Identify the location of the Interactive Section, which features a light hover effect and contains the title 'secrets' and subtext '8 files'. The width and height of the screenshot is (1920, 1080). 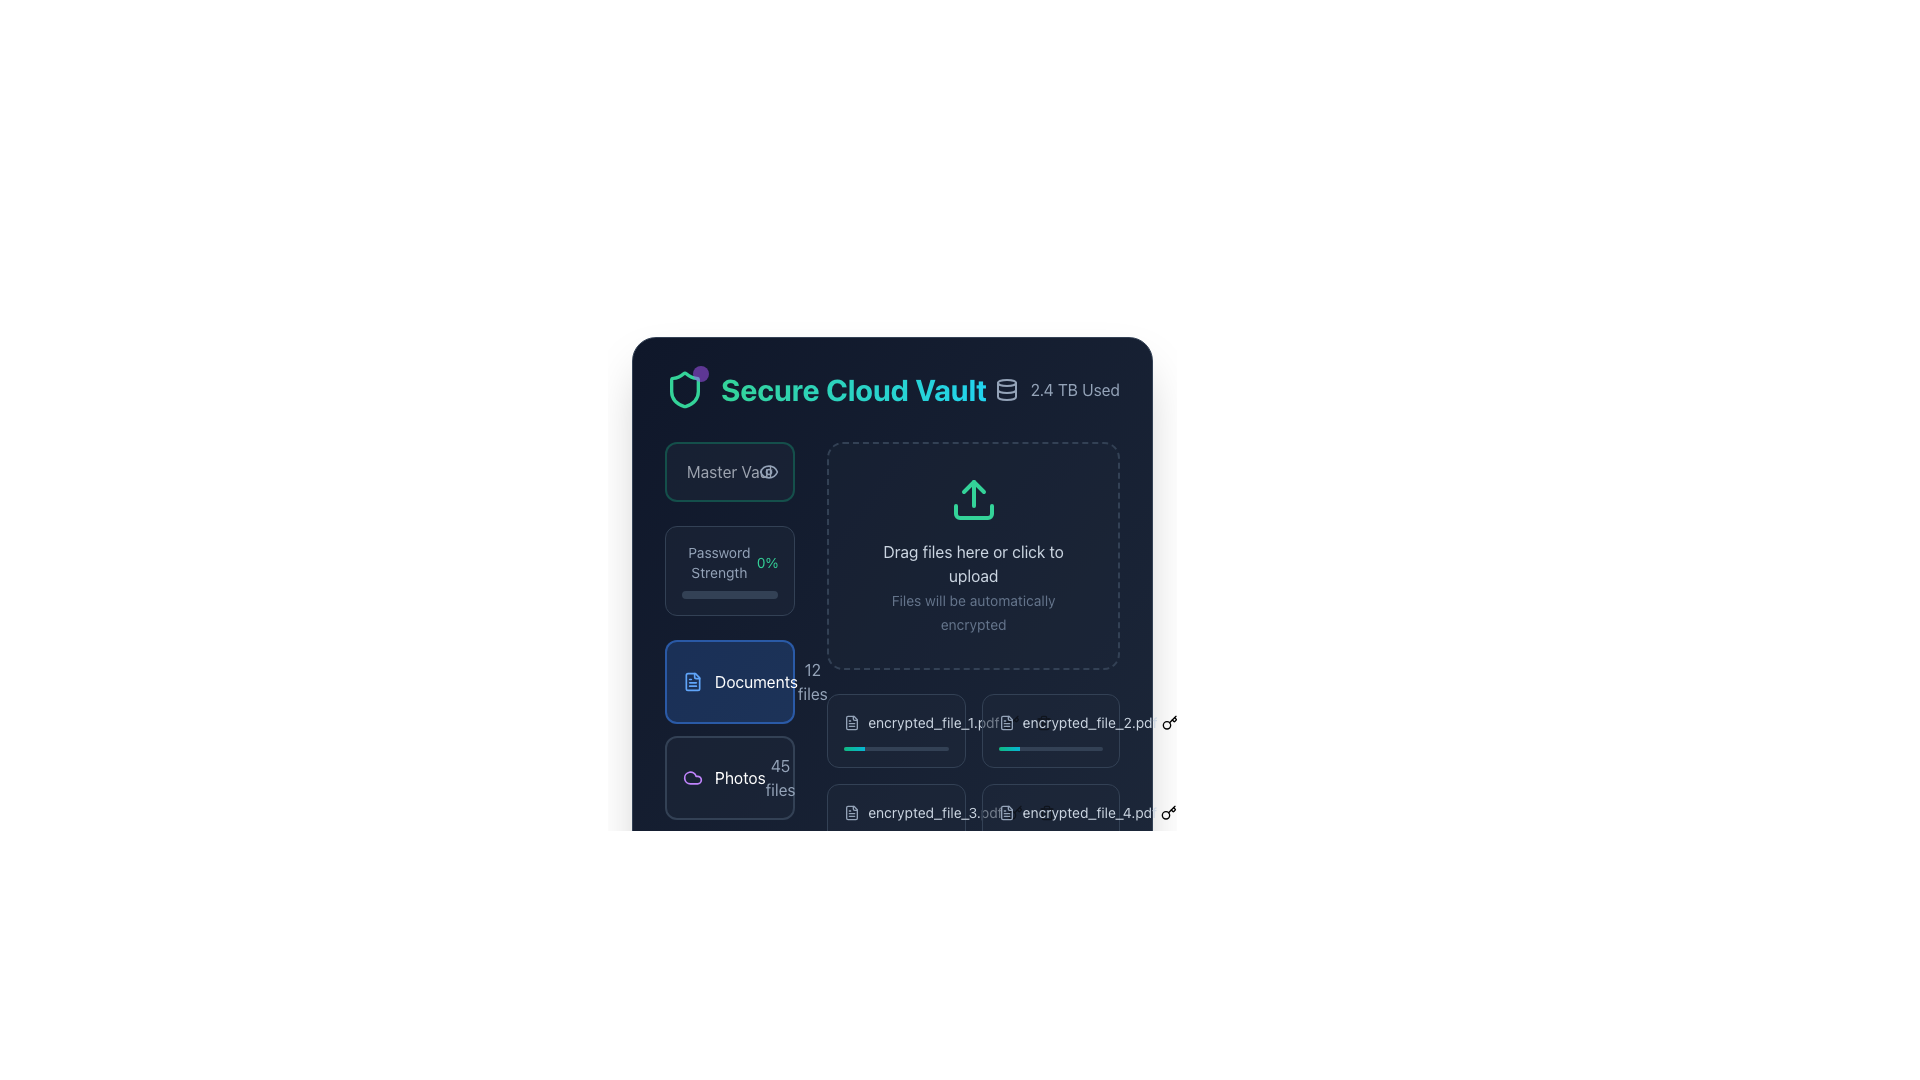
(729, 873).